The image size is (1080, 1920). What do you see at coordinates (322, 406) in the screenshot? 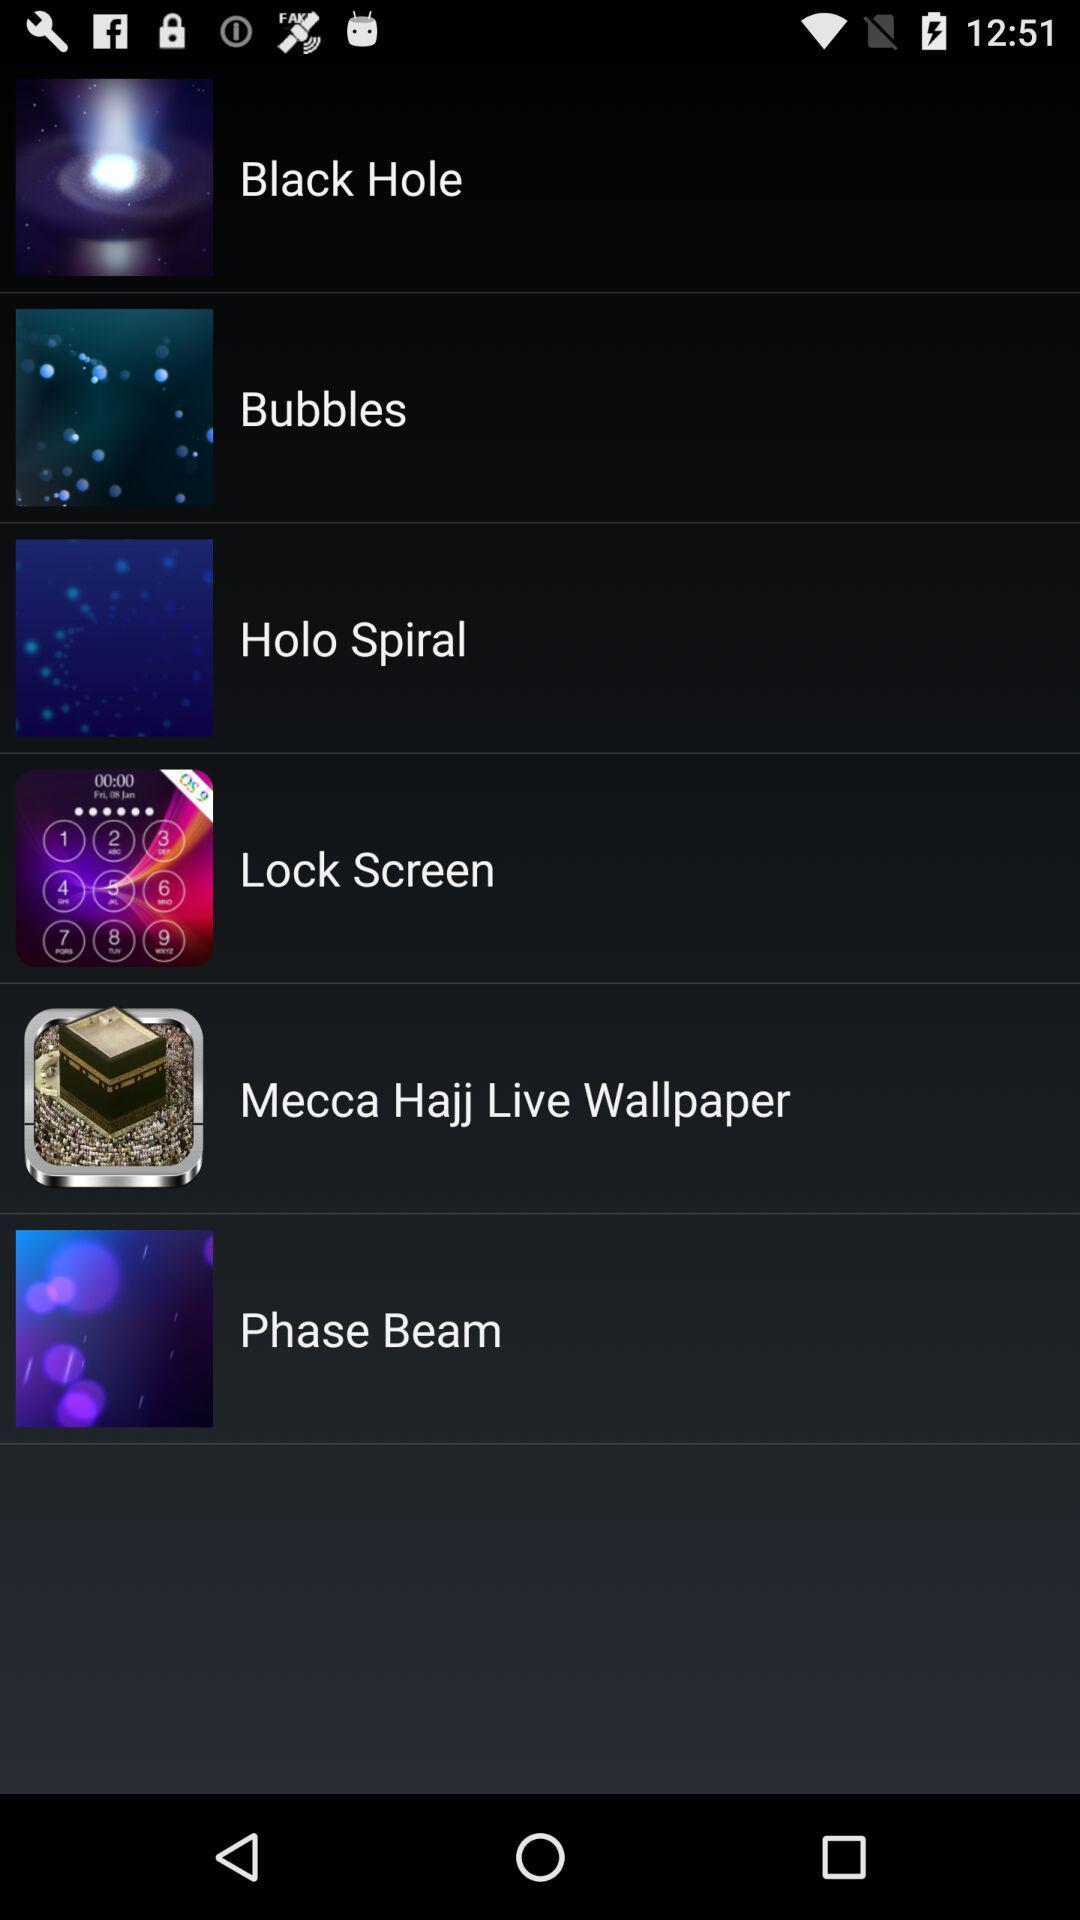
I see `app above holo spiral icon` at bounding box center [322, 406].